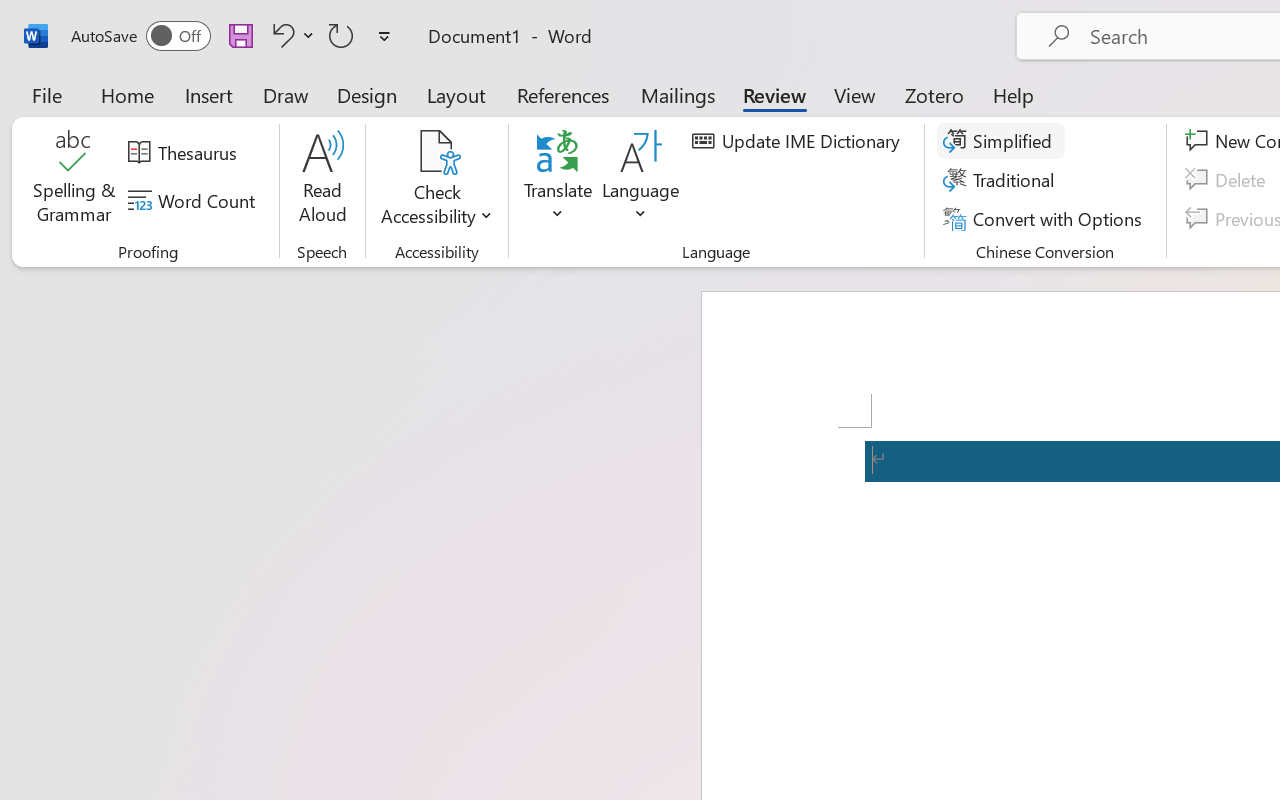  Describe the element at coordinates (558, 179) in the screenshot. I see `'Translate'` at that location.